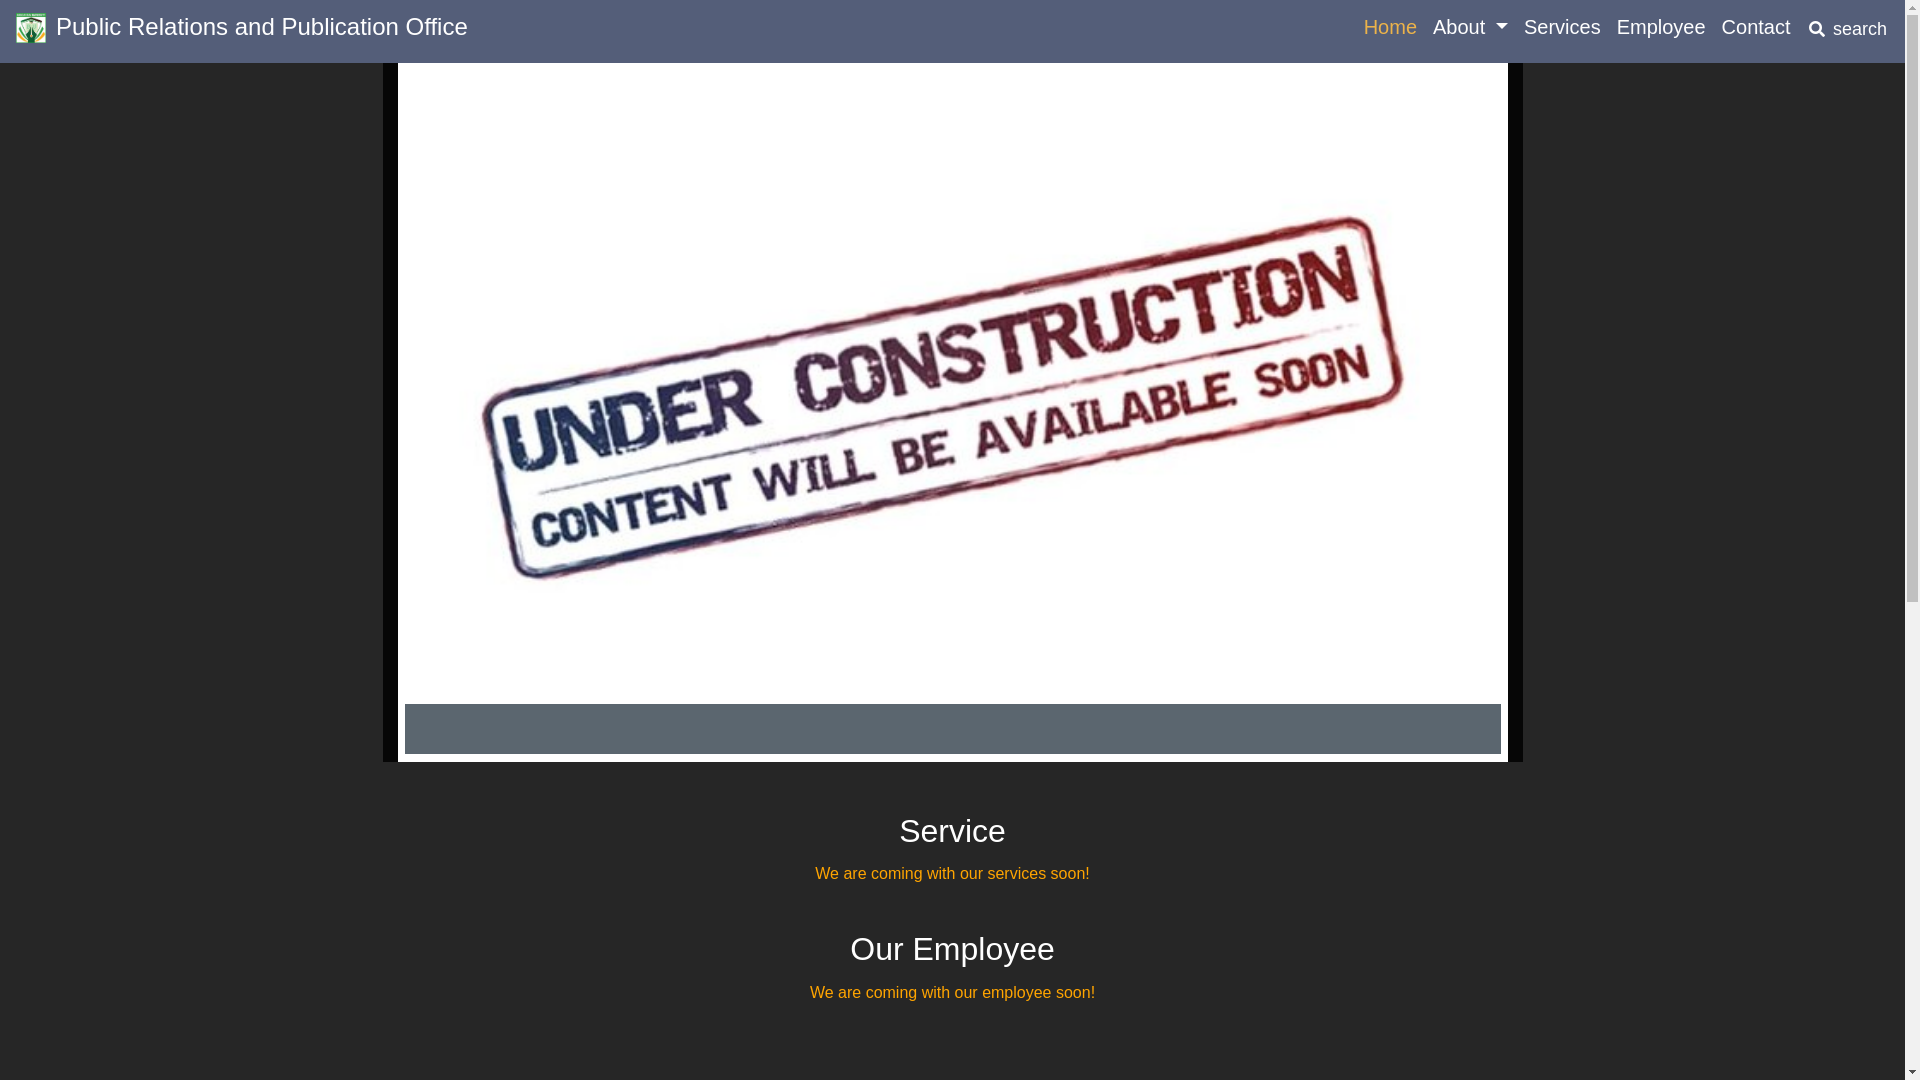  What do you see at coordinates (1847, 30) in the screenshot?
I see `'search'` at bounding box center [1847, 30].